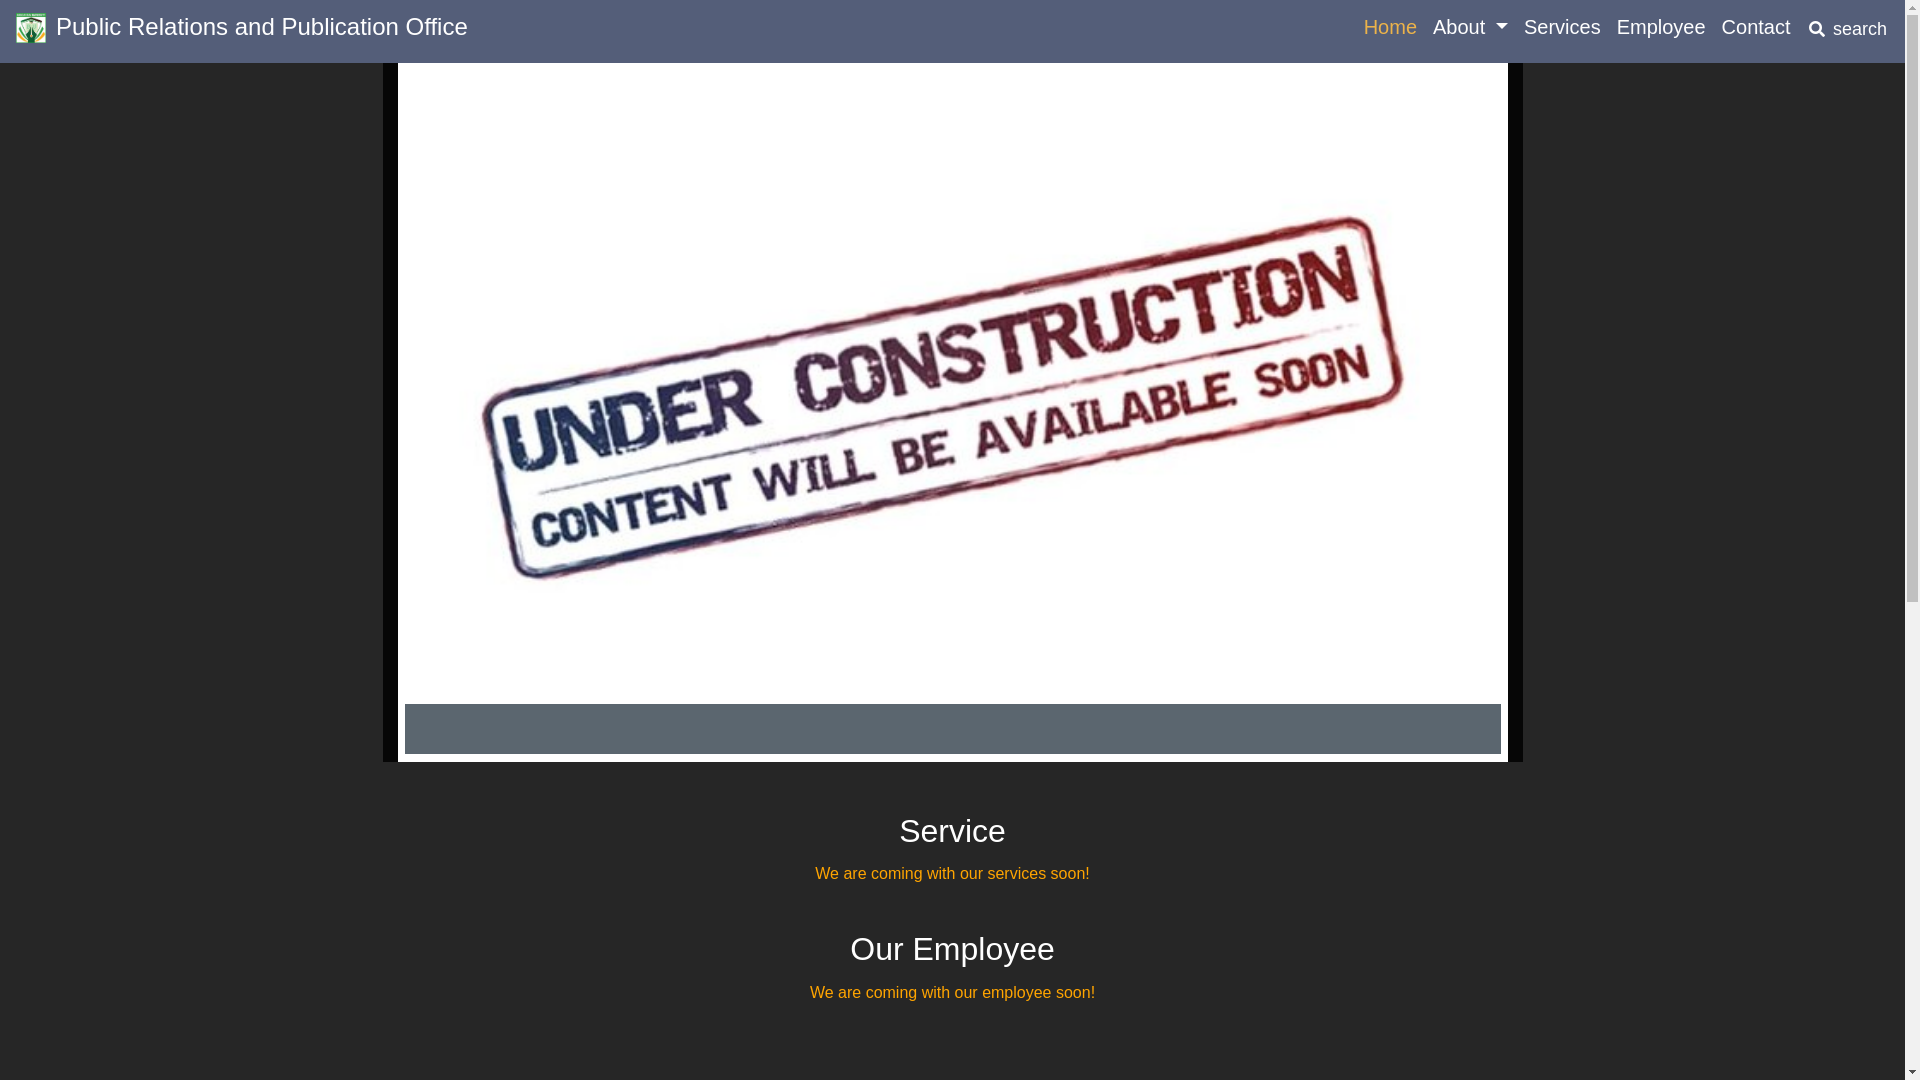  What do you see at coordinates (1847, 30) in the screenshot?
I see `'search'` at bounding box center [1847, 30].